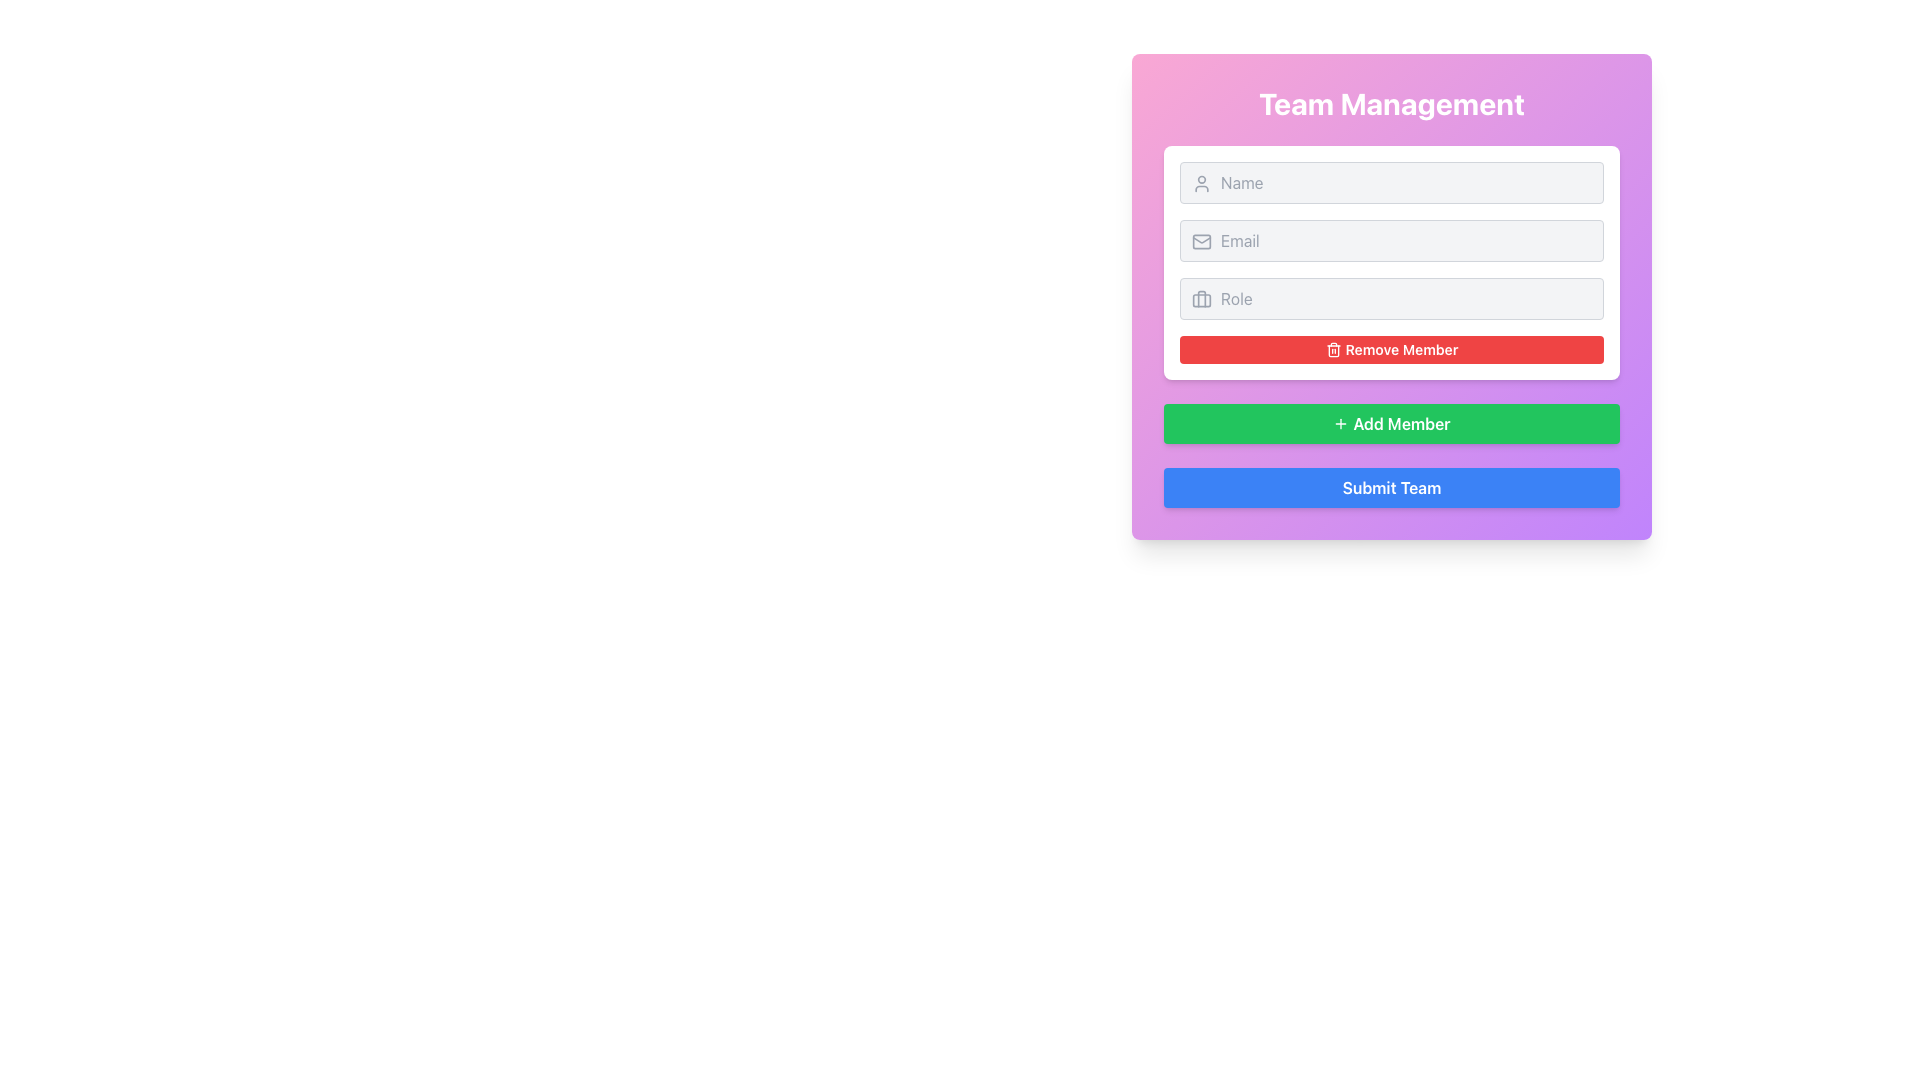 This screenshot has width=1920, height=1080. What do you see at coordinates (1400, 423) in the screenshot?
I see `the text label inside the green button that indicates the action to add a new member to the list` at bounding box center [1400, 423].